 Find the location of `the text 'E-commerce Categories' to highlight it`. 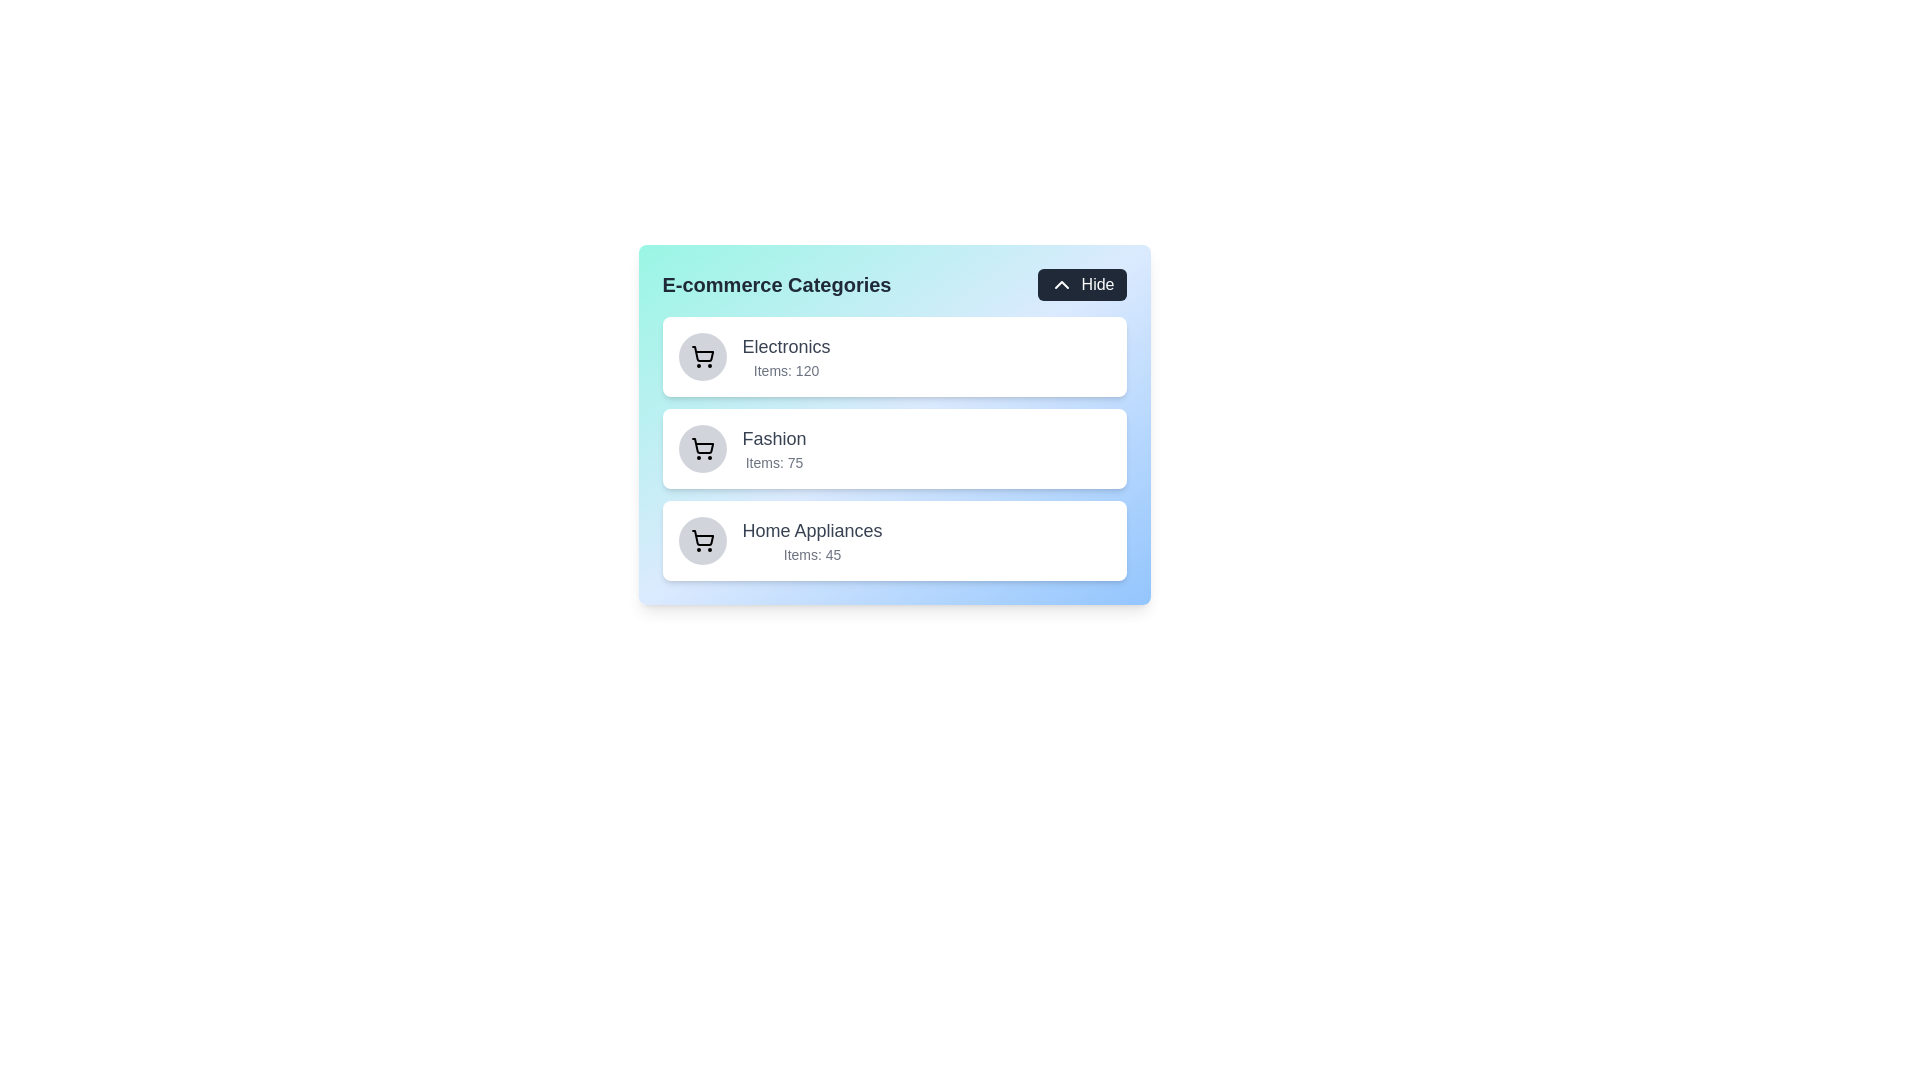

the text 'E-commerce Categories' to highlight it is located at coordinates (776, 285).